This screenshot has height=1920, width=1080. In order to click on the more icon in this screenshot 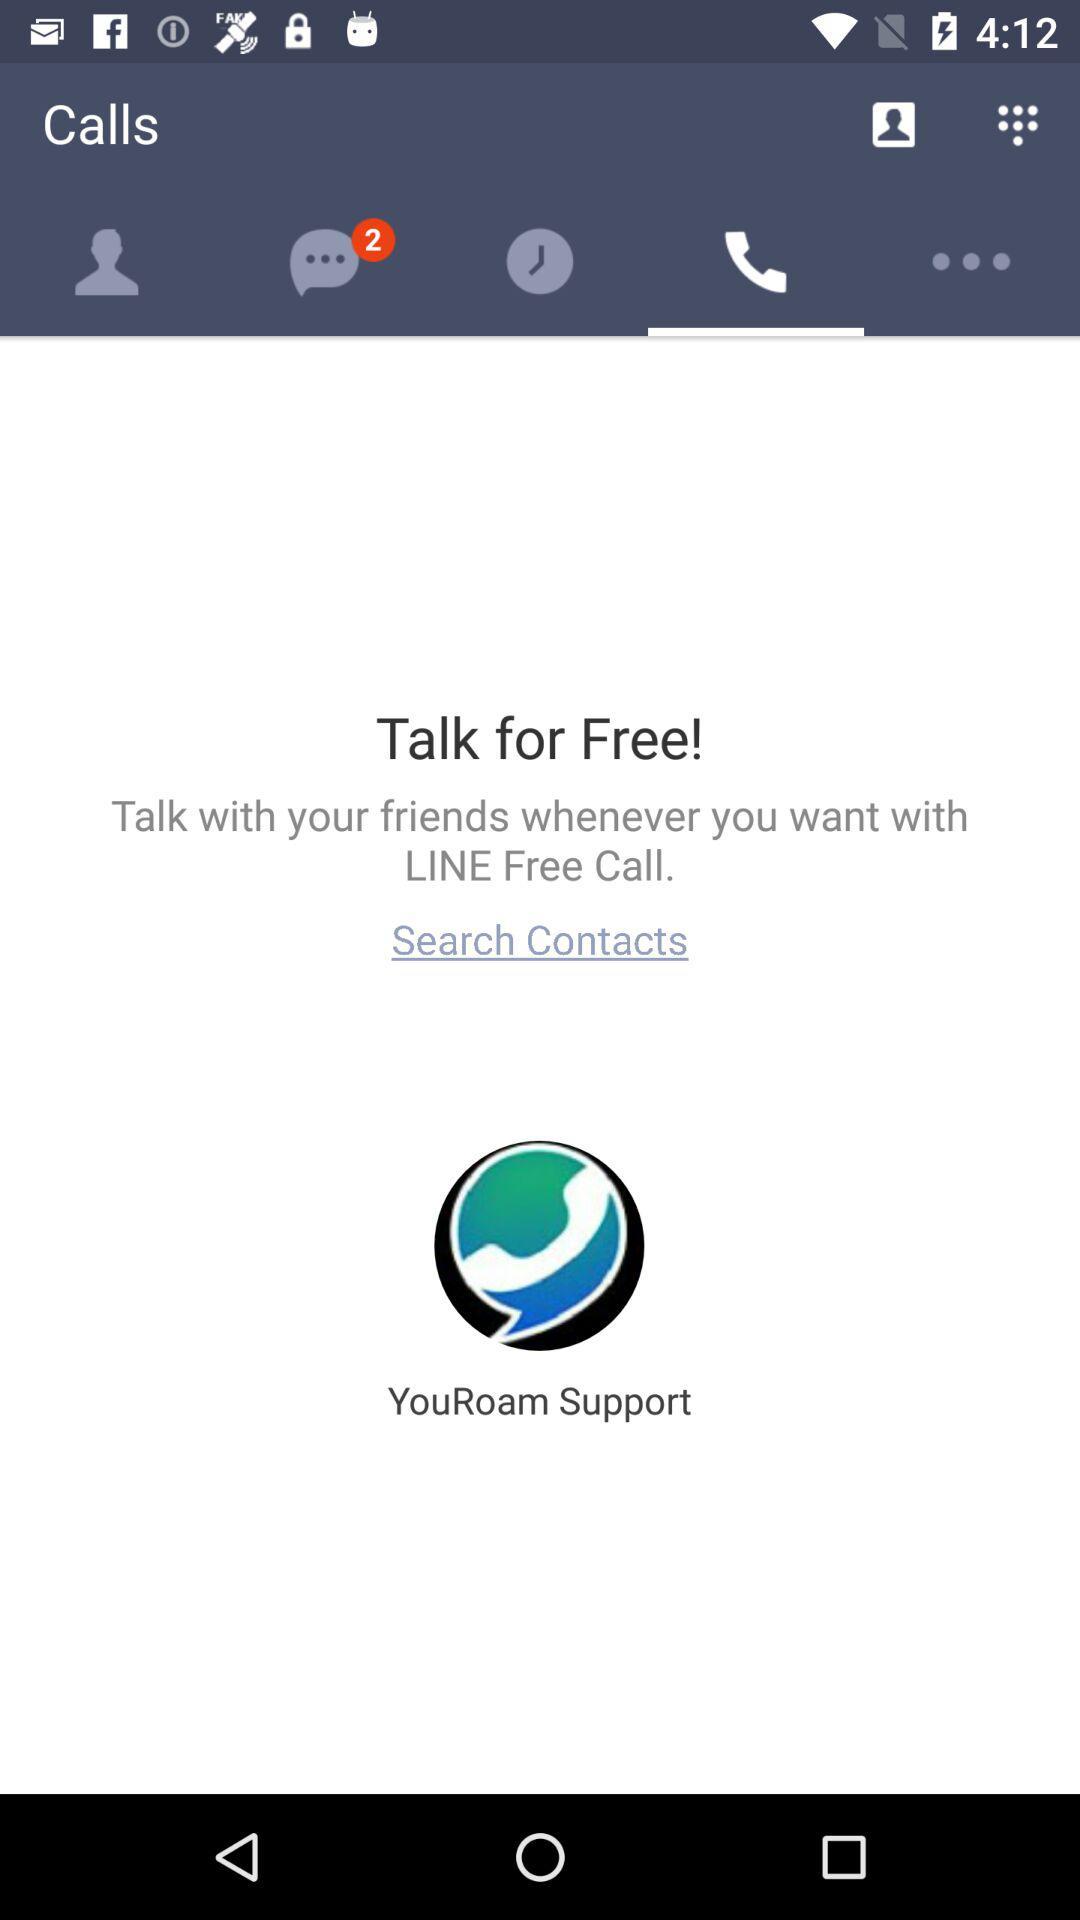, I will do `click(971, 261)`.